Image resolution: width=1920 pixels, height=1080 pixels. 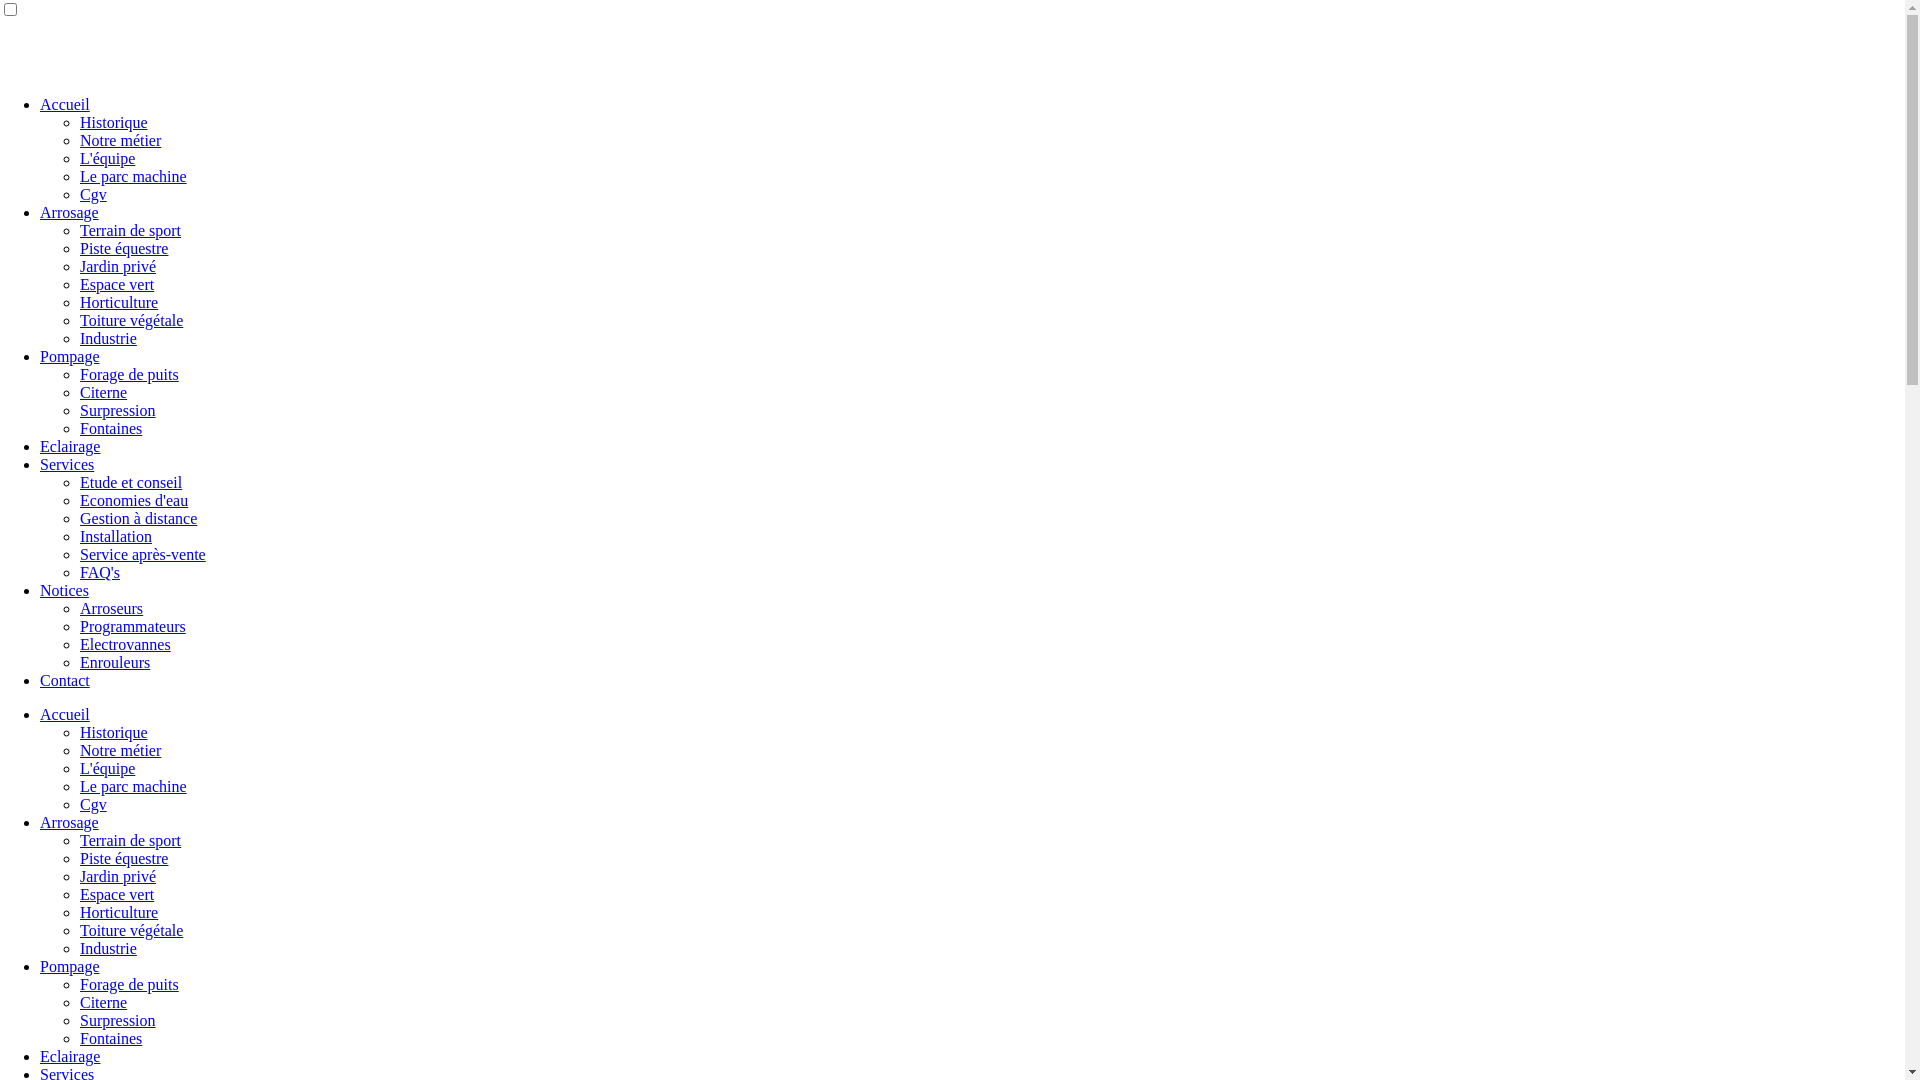 I want to click on 'FAQ's', so click(x=99, y=572).